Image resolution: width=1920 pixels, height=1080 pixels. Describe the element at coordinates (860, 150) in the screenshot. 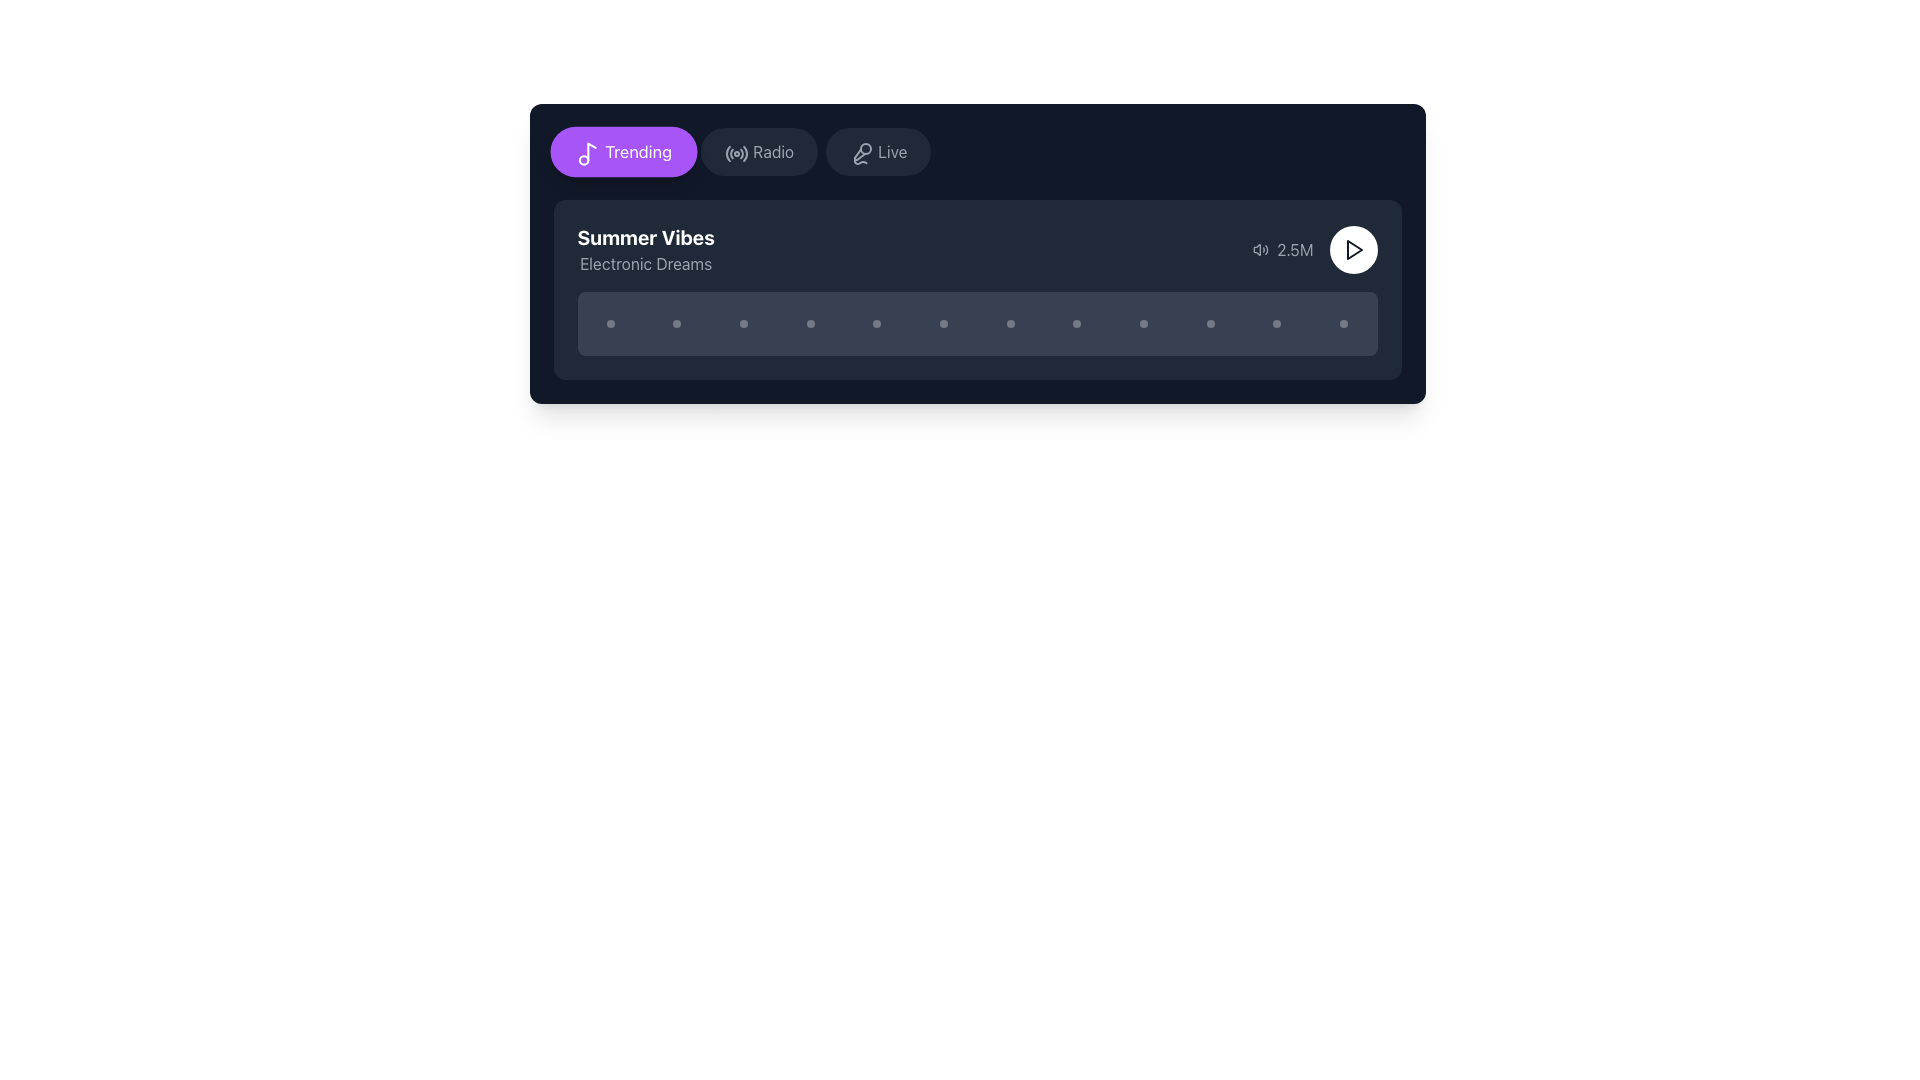

I see `the microphone icon with a slash, indicating a muted state, located to the left of the 'Live' button in the navigation bar` at that location.